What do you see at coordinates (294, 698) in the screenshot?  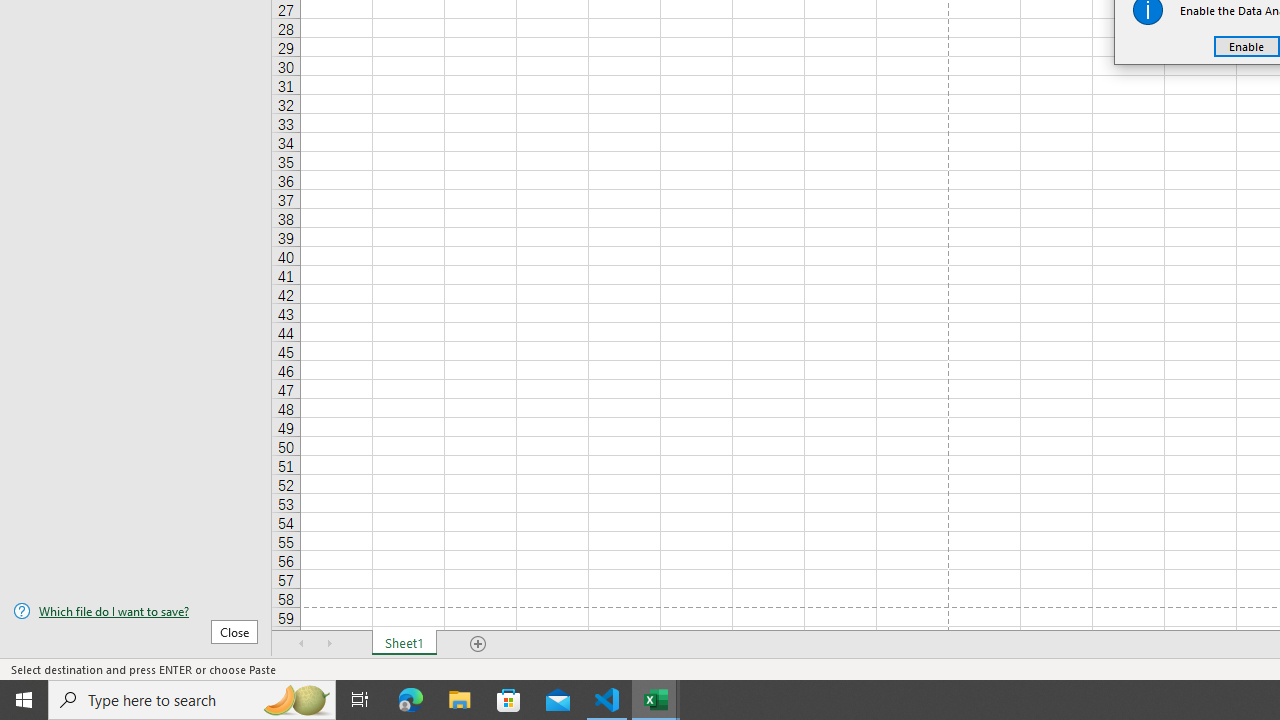 I see `'Search highlights icon opens search home window'` at bounding box center [294, 698].